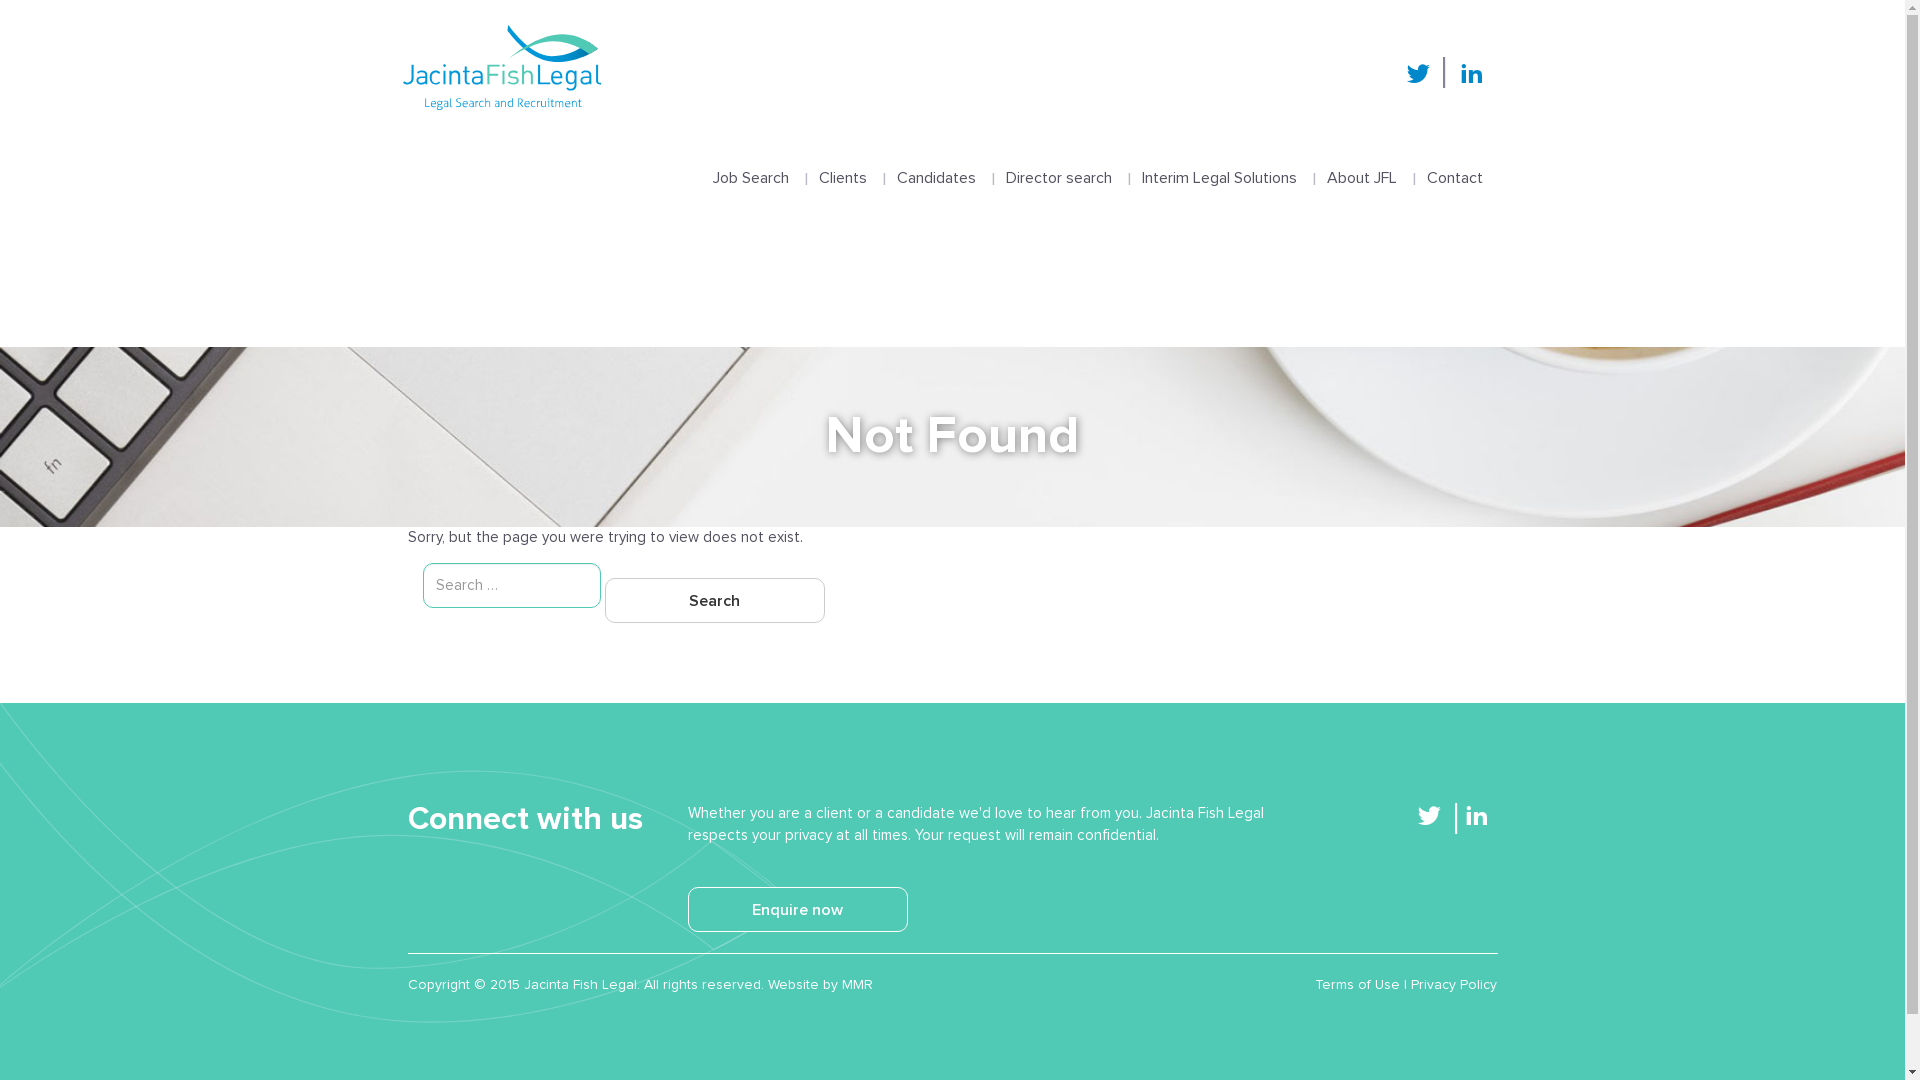 The image size is (1920, 1080). I want to click on 'Job Search', so click(749, 157).